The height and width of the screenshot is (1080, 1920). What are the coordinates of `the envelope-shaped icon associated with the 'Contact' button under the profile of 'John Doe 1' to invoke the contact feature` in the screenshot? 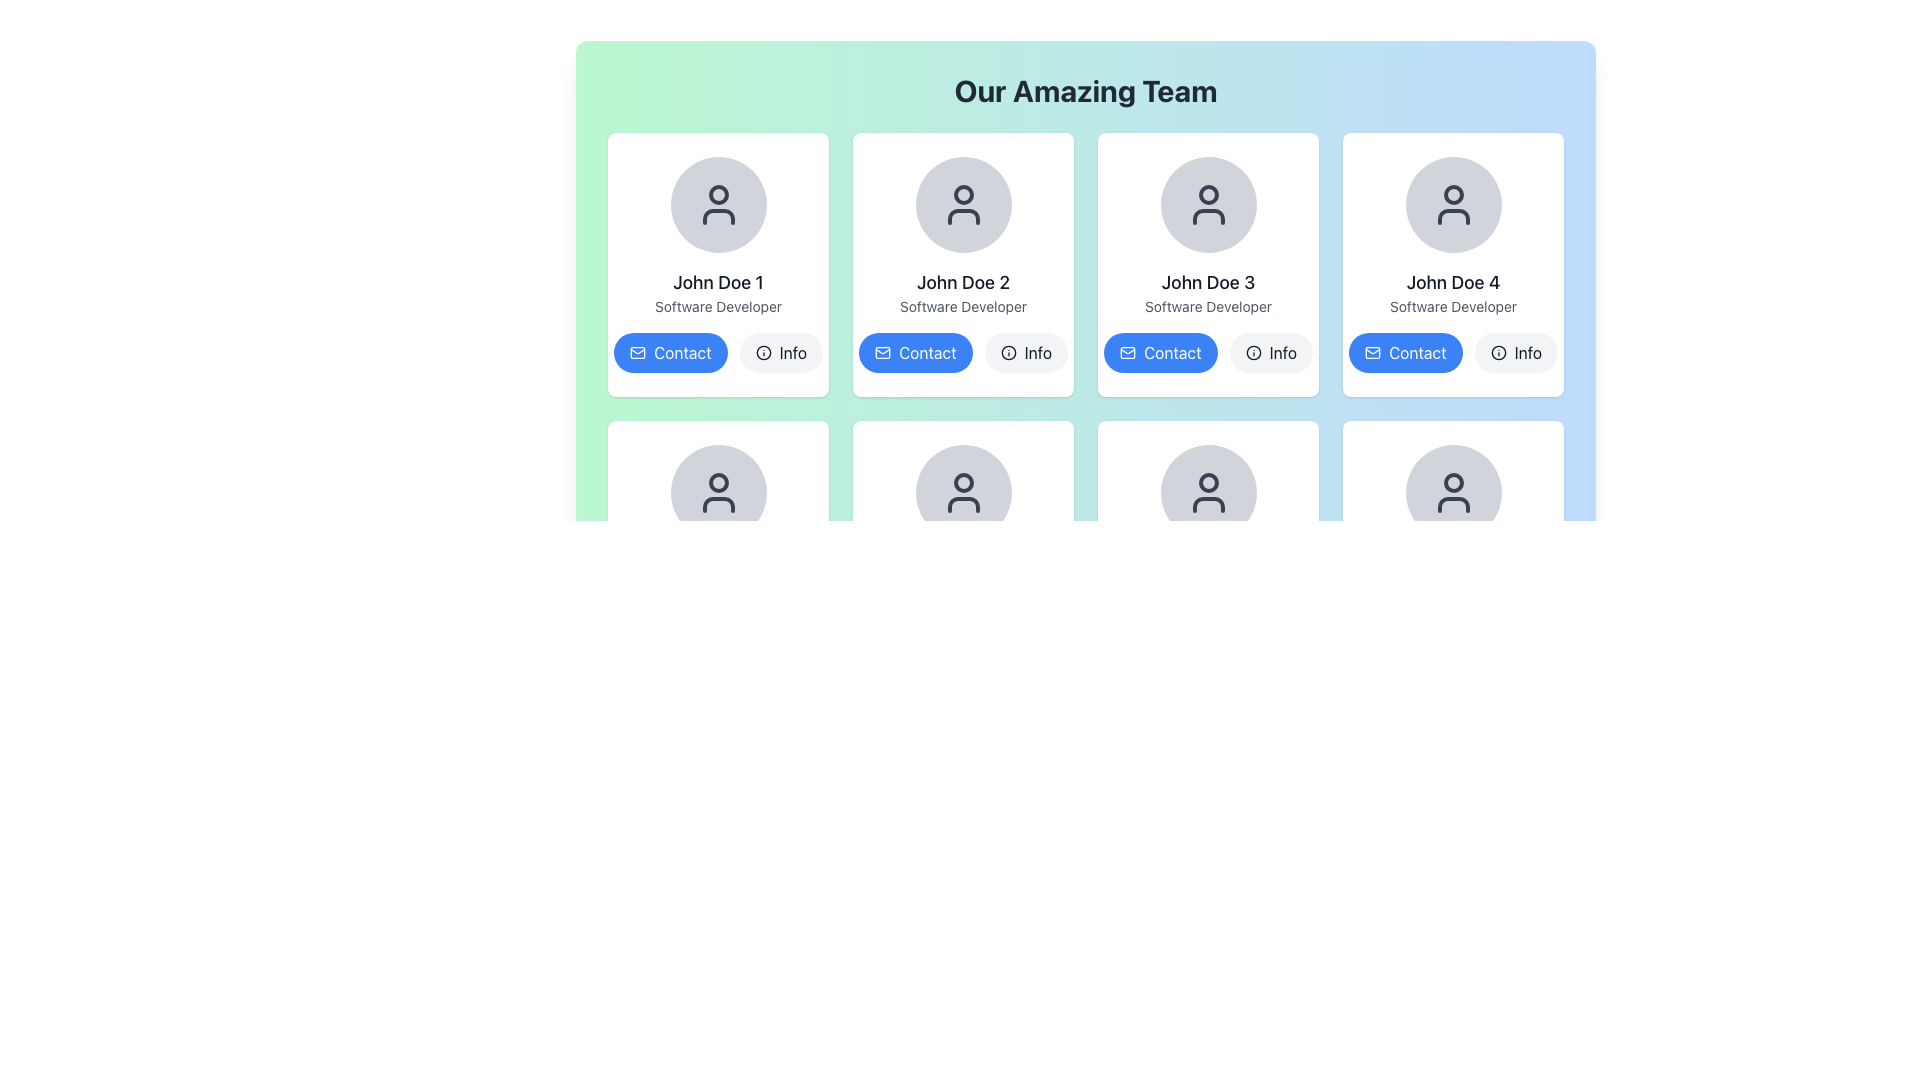 It's located at (637, 352).